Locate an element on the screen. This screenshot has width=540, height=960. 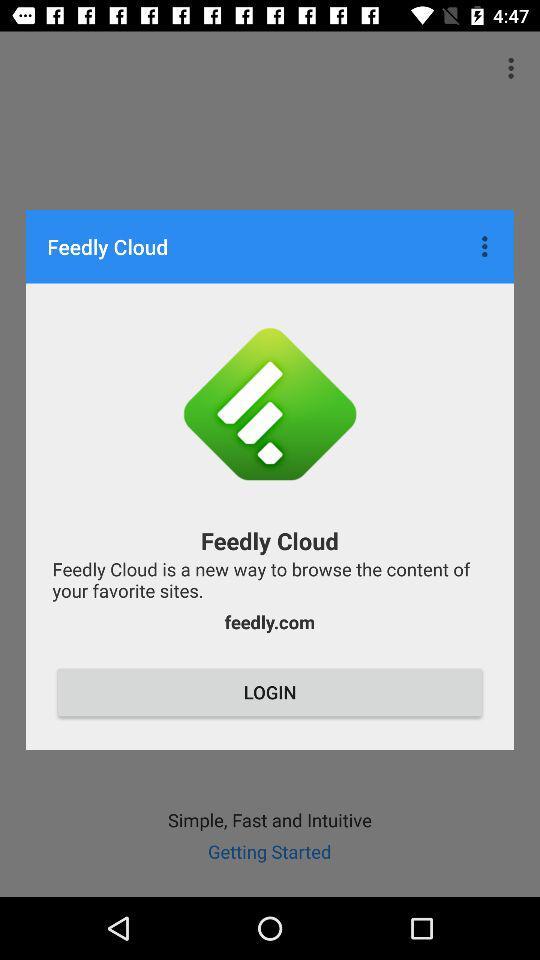
the icon at the bottom is located at coordinates (270, 692).